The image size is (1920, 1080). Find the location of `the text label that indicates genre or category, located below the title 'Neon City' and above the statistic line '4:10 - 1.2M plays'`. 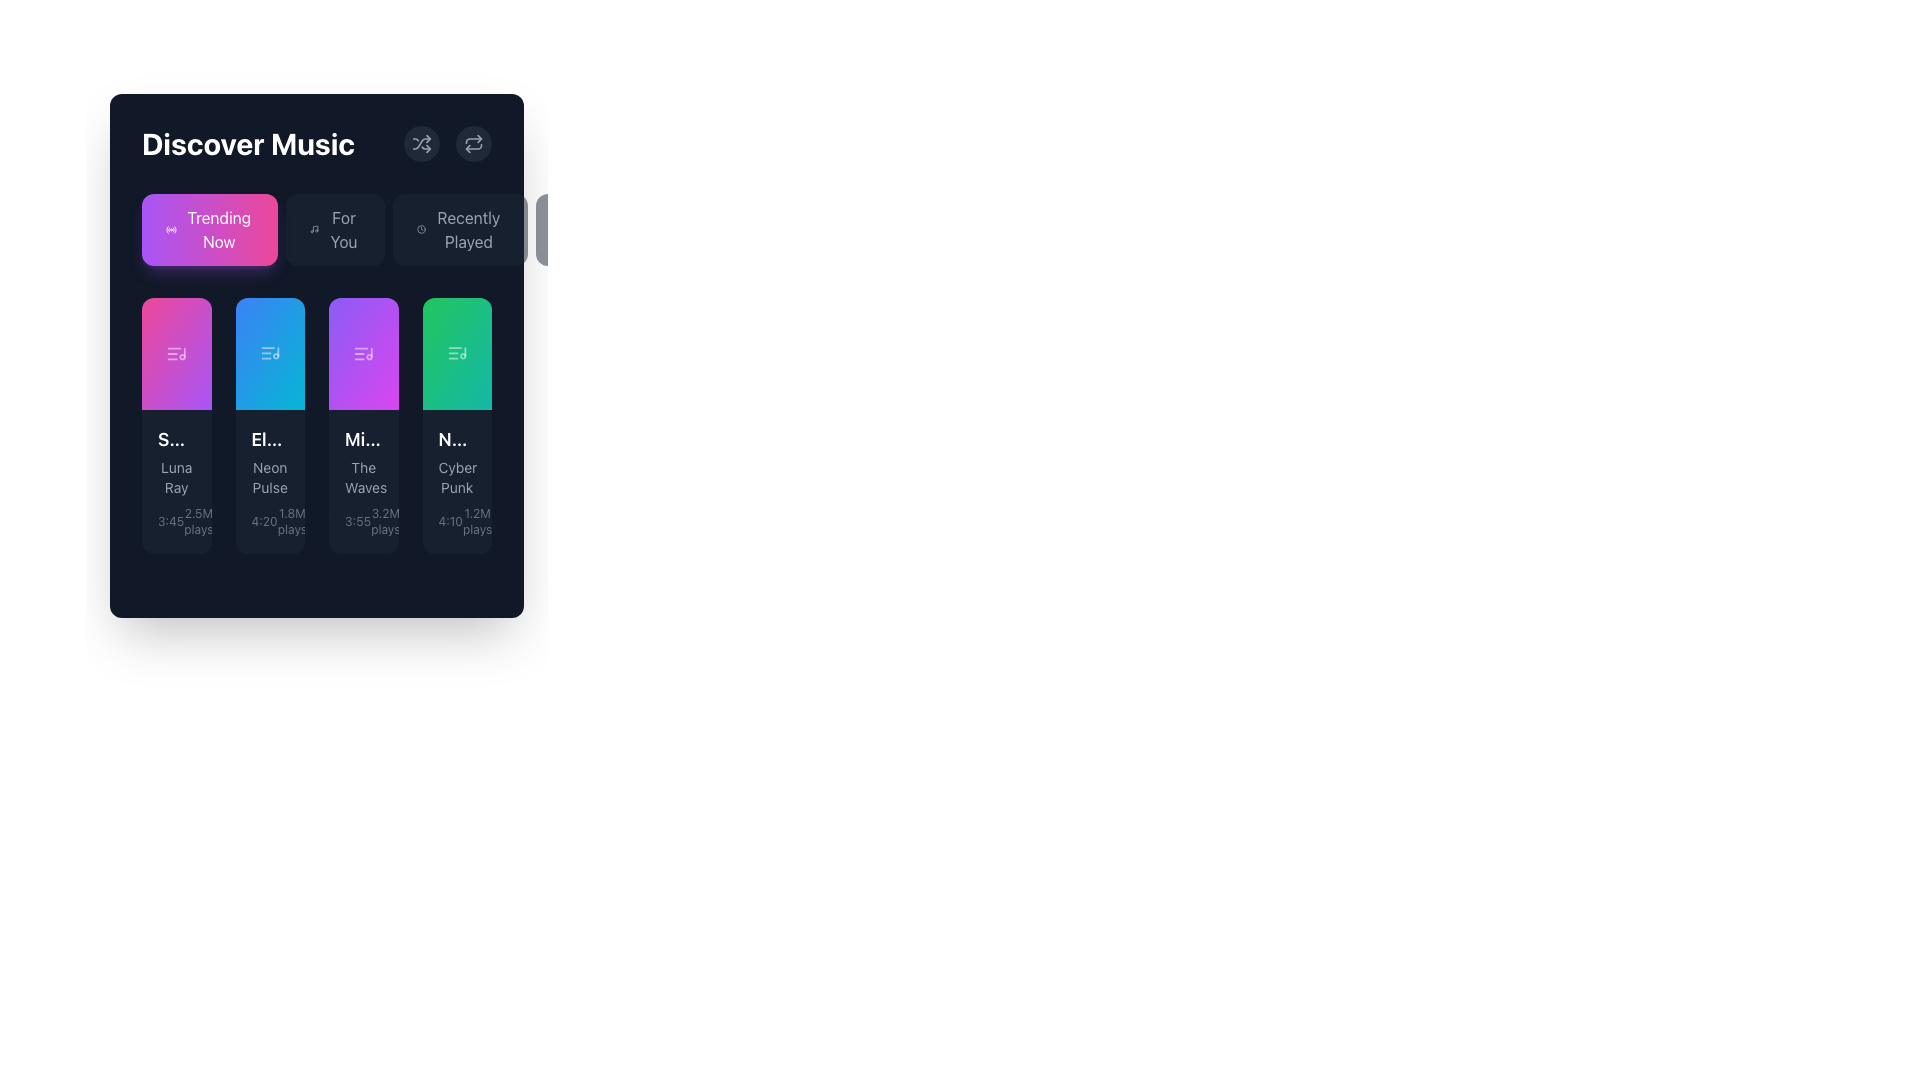

the text label that indicates genre or category, located below the title 'Neon City' and above the statistic line '4:10 - 1.2M plays' is located at coordinates (456, 478).